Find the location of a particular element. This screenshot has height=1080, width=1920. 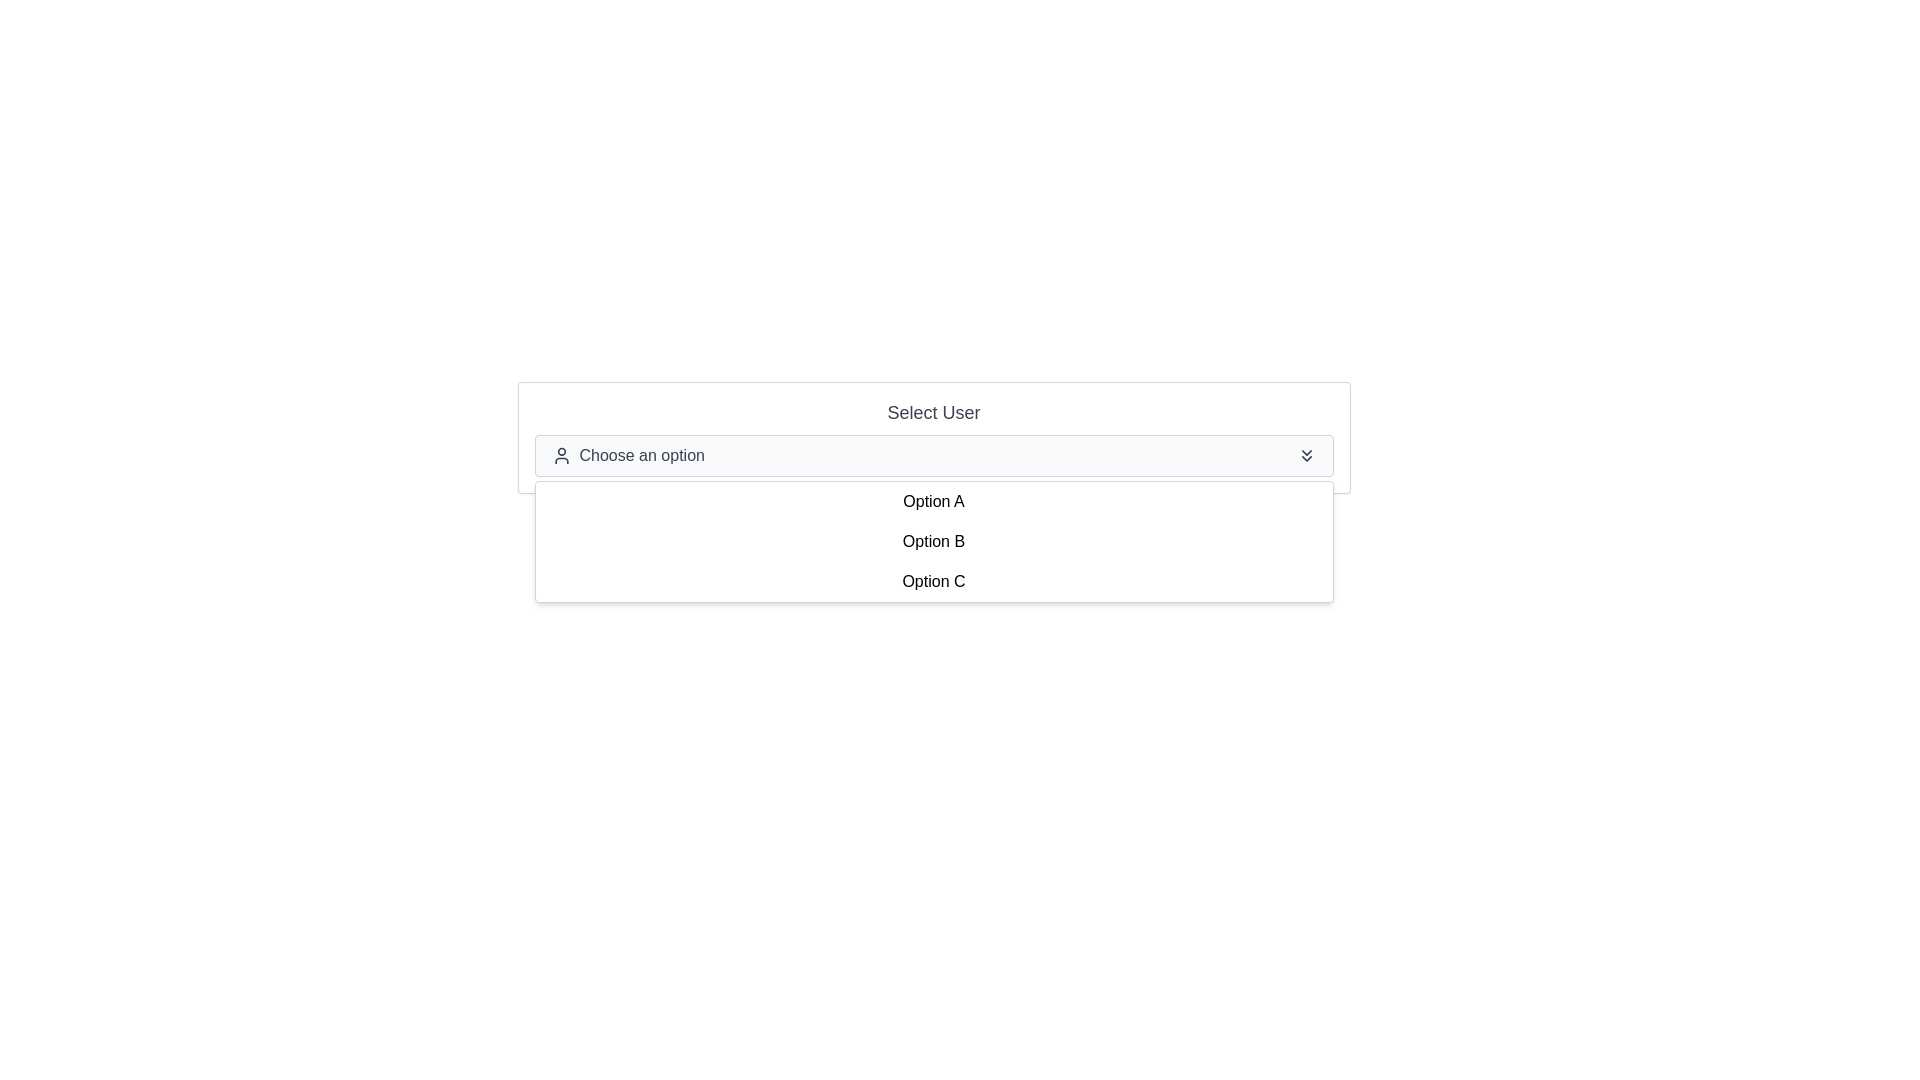

the third item in the dropdown list, which represents 'Option C' is located at coordinates (933, 582).